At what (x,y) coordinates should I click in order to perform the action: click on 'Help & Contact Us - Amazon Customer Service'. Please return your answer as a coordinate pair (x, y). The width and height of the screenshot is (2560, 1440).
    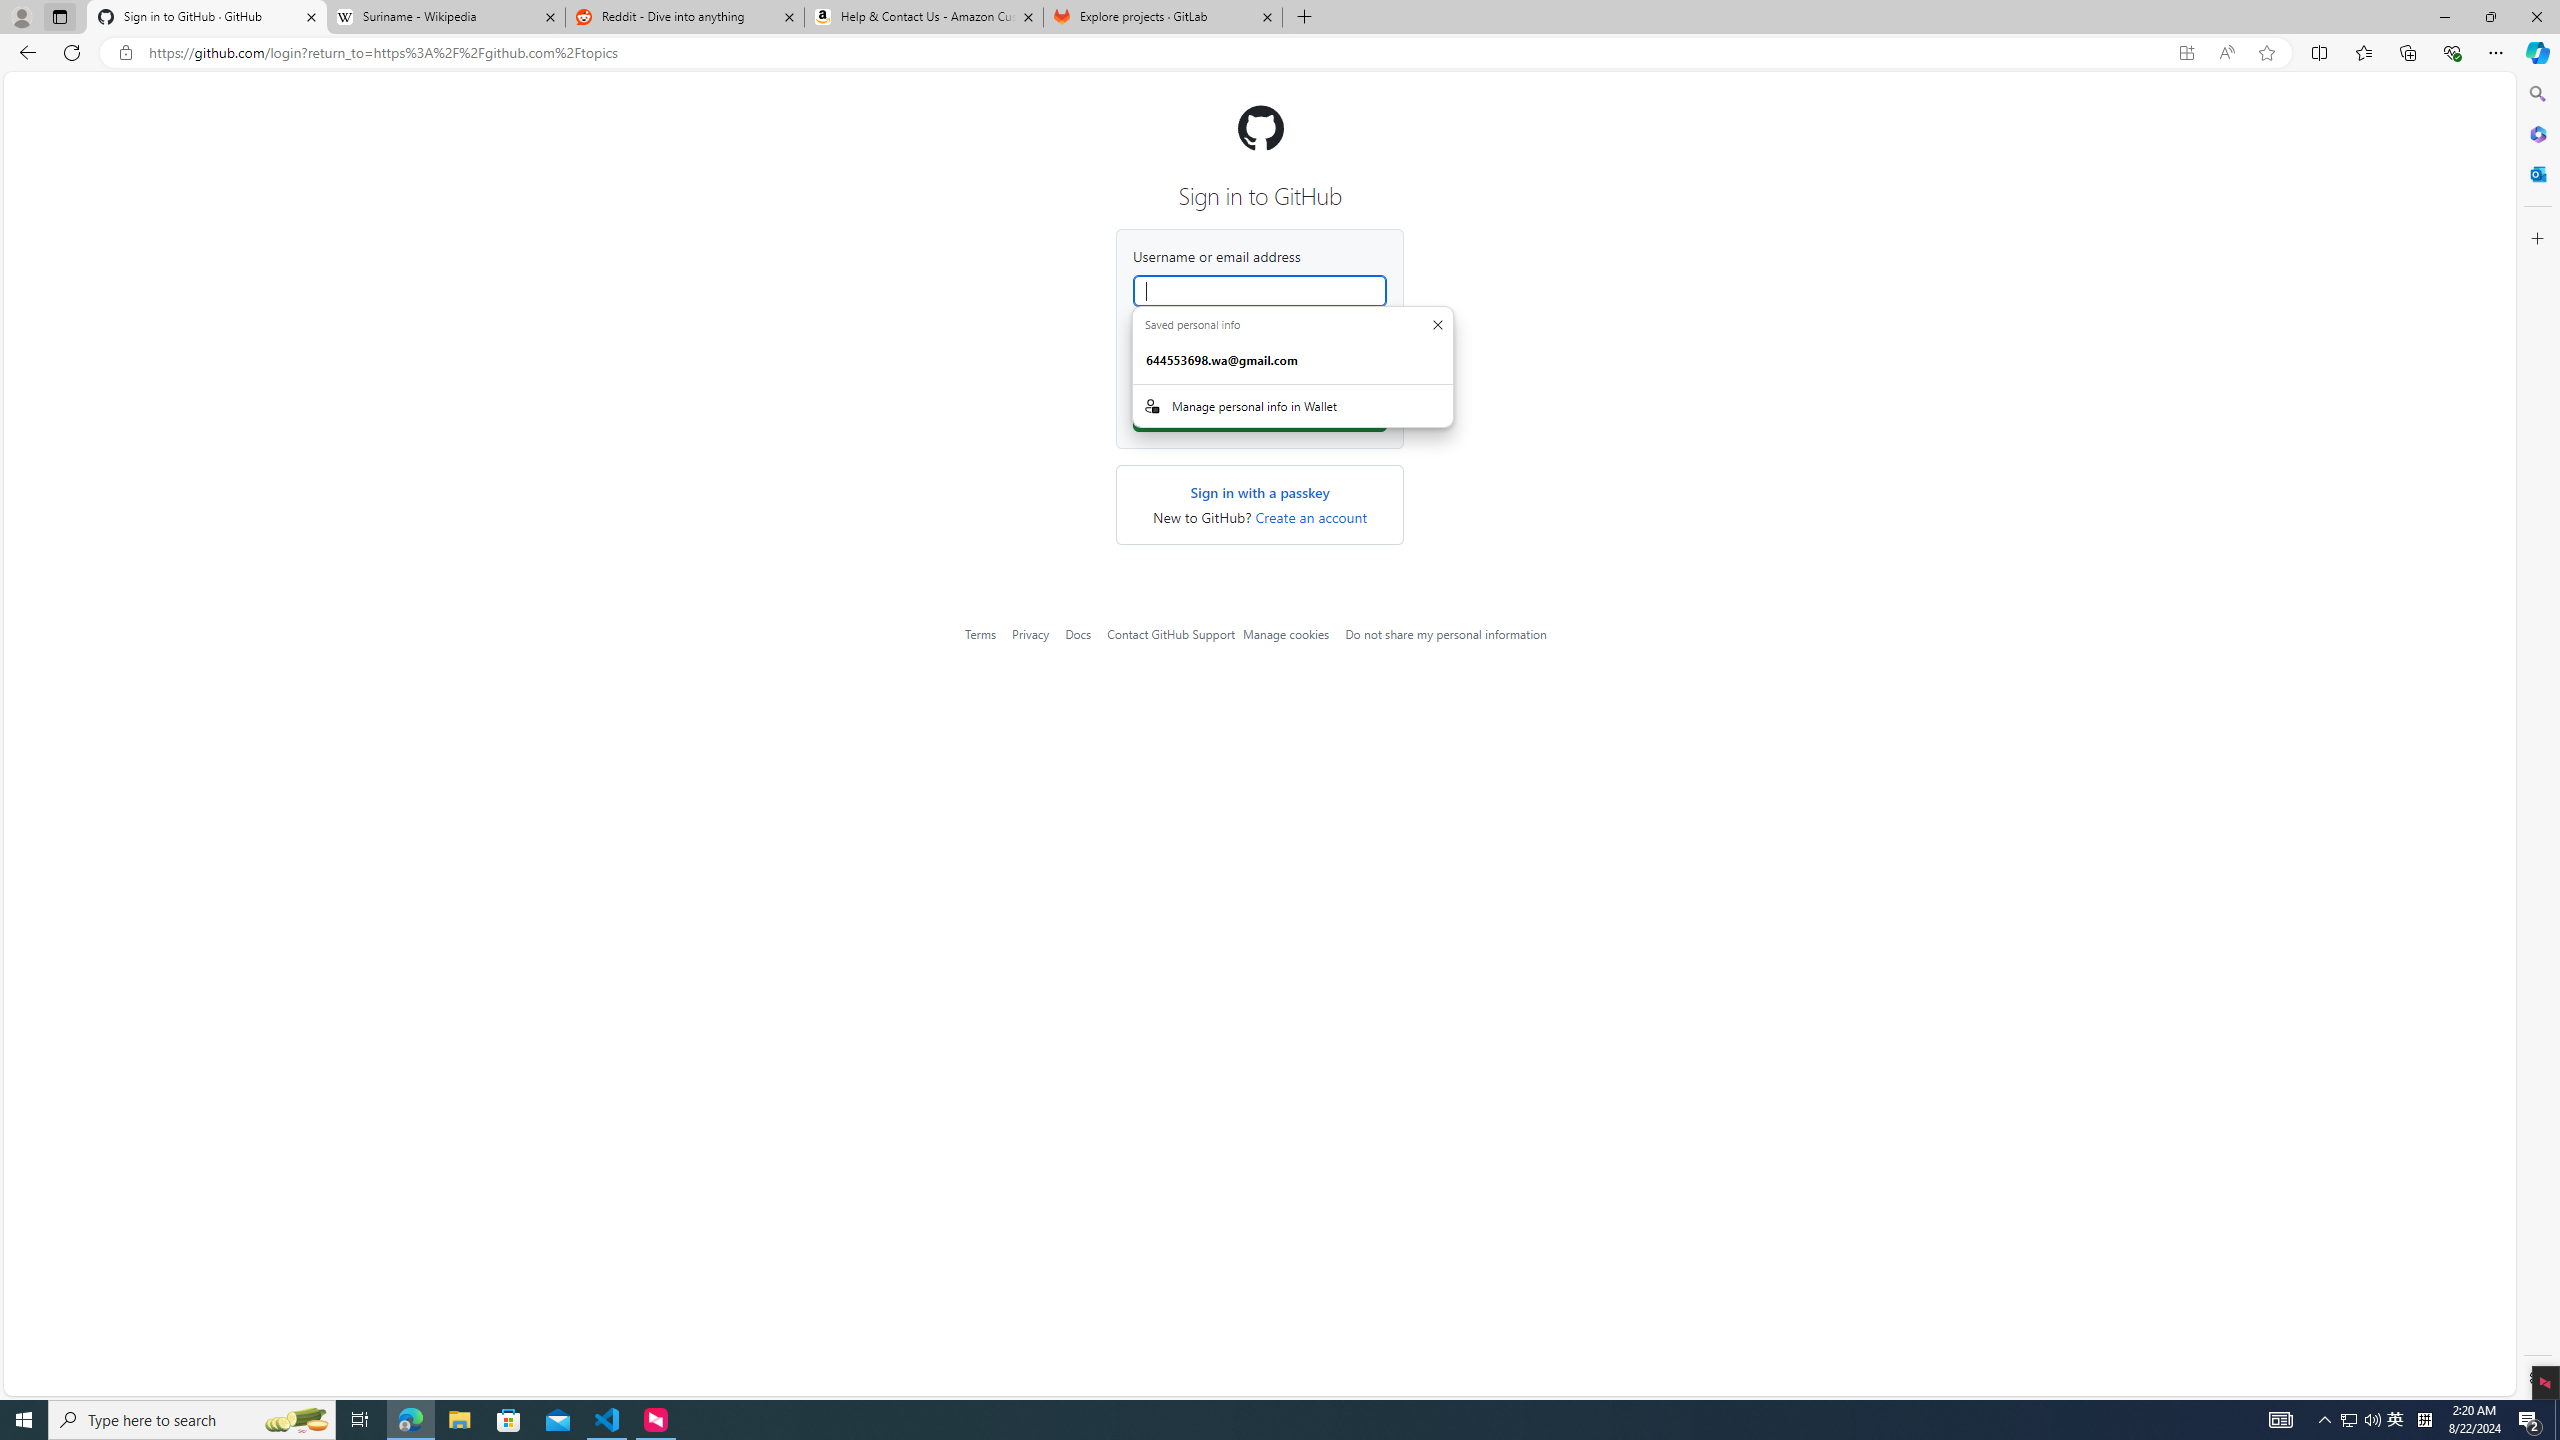
    Looking at the image, I should click on (924, 16).